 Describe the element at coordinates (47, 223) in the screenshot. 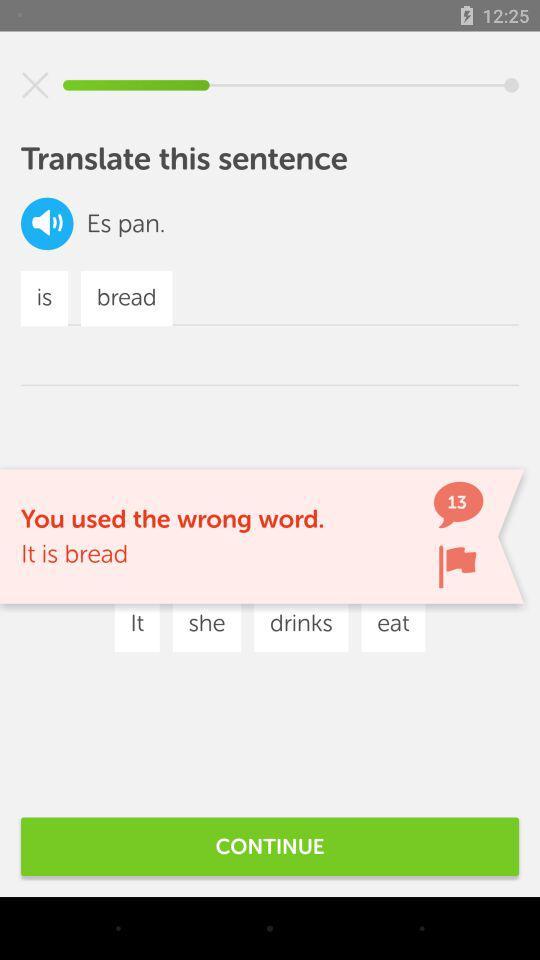

I see `speaker` at that location.